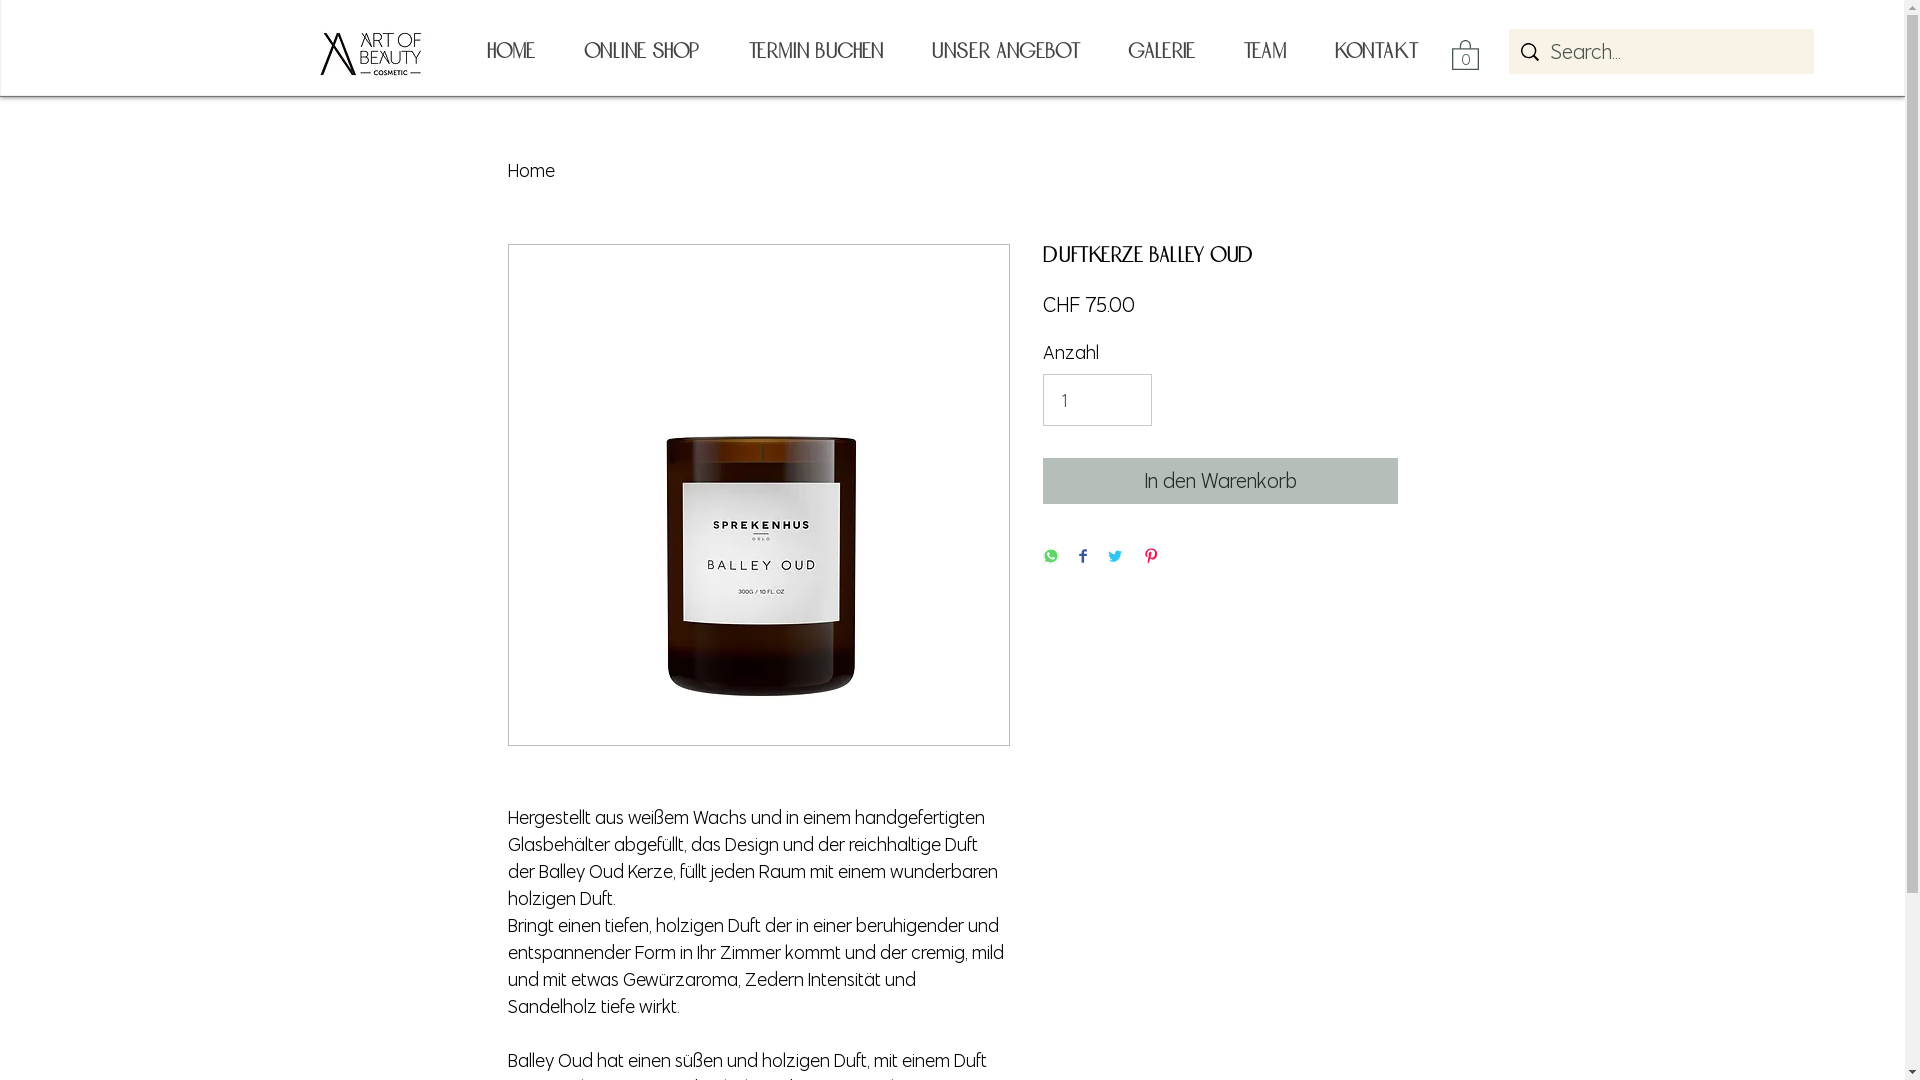 This screenshot has height=1080, width=1920. I want to click on 'Home', so click(531, 169).